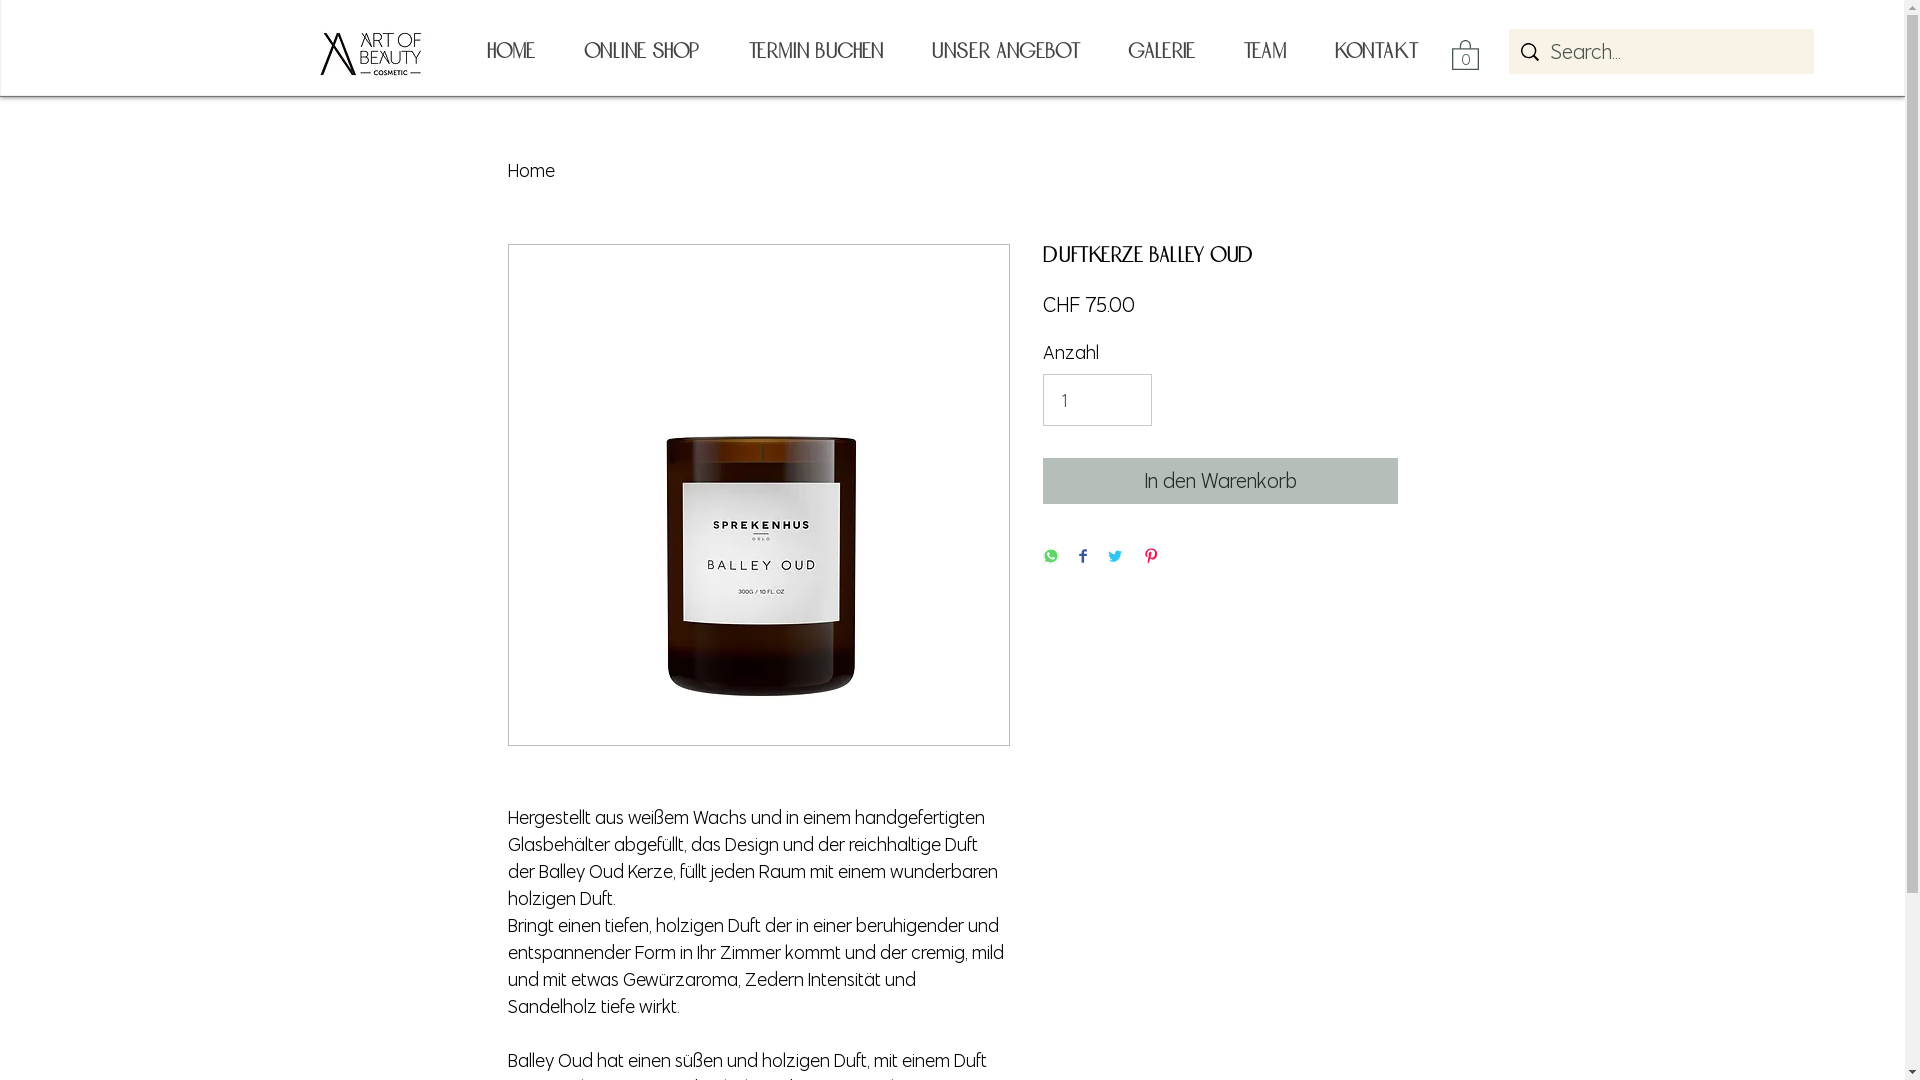 This screenshot has height=1080, width=1920. I want to click on 'Home', so click(531, 169).